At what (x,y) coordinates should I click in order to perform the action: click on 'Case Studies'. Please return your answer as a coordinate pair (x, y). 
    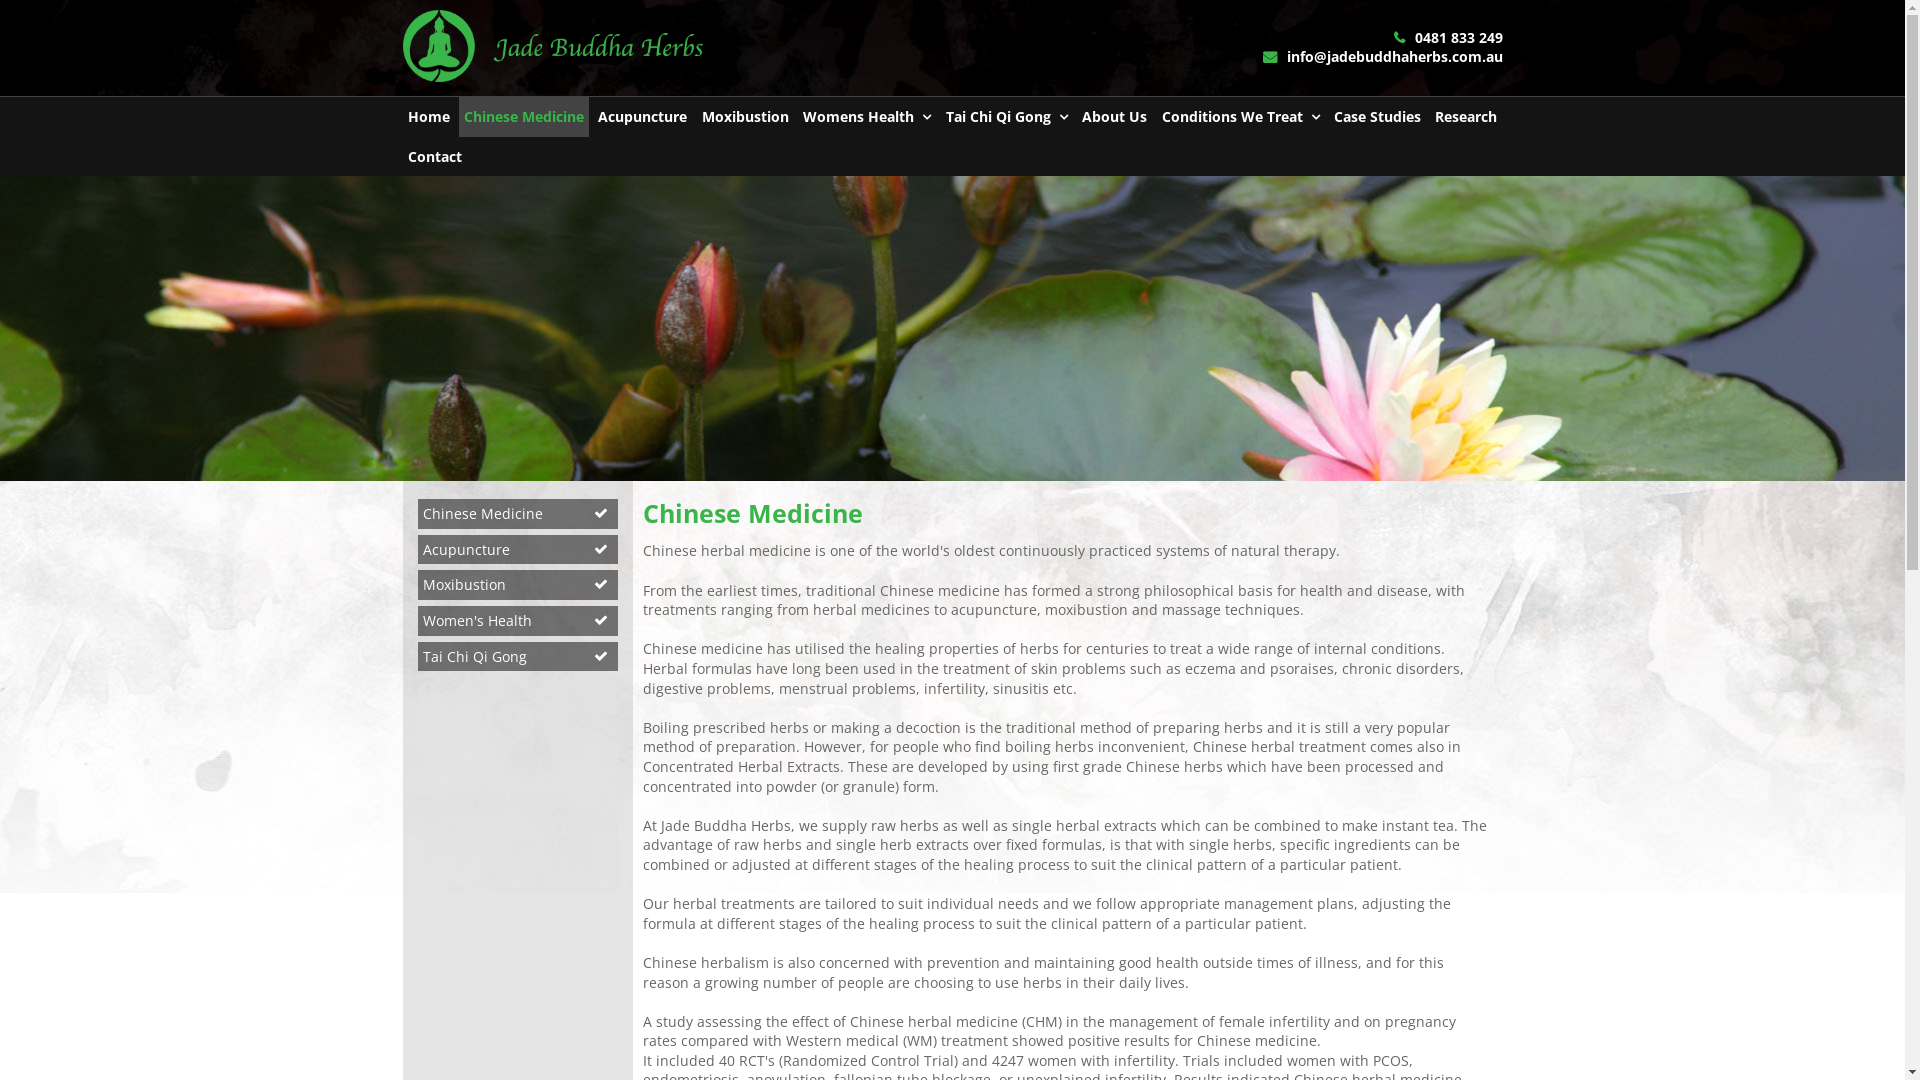
    Looking at the image, I should click on (1376, 116).